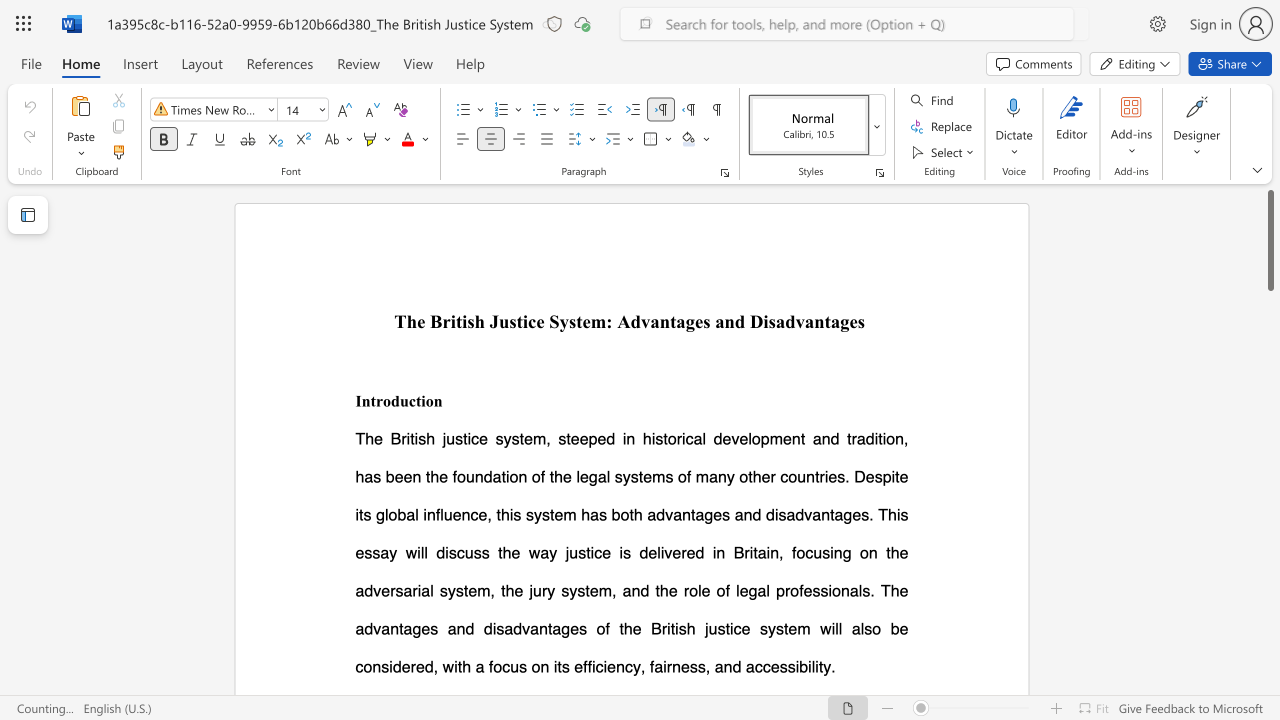  Describe the element at coordinates (1269, 348) in the screenshot. I see `the scrollbar to move the content lower` at that location.